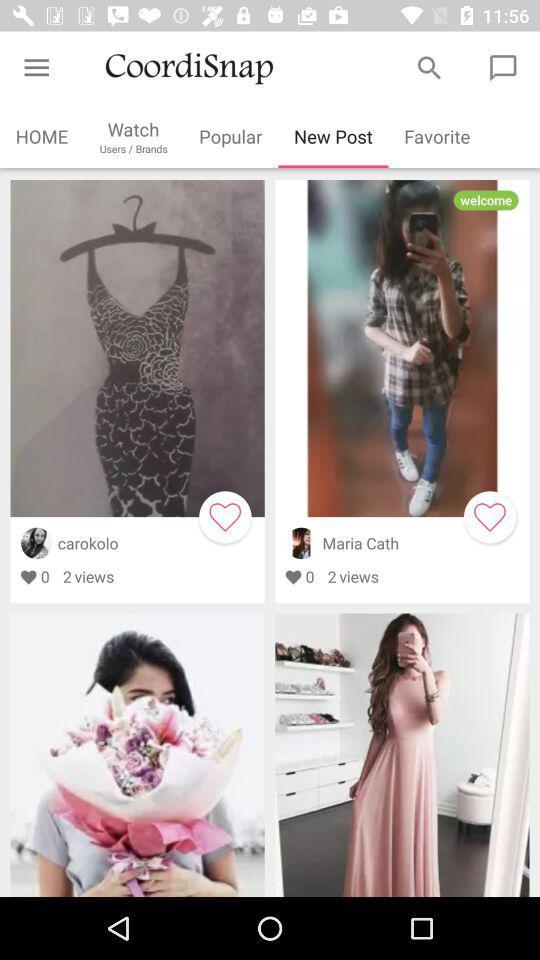 This screenshot has height=960, width=540. I want to click on like the item, so click(224, 516).